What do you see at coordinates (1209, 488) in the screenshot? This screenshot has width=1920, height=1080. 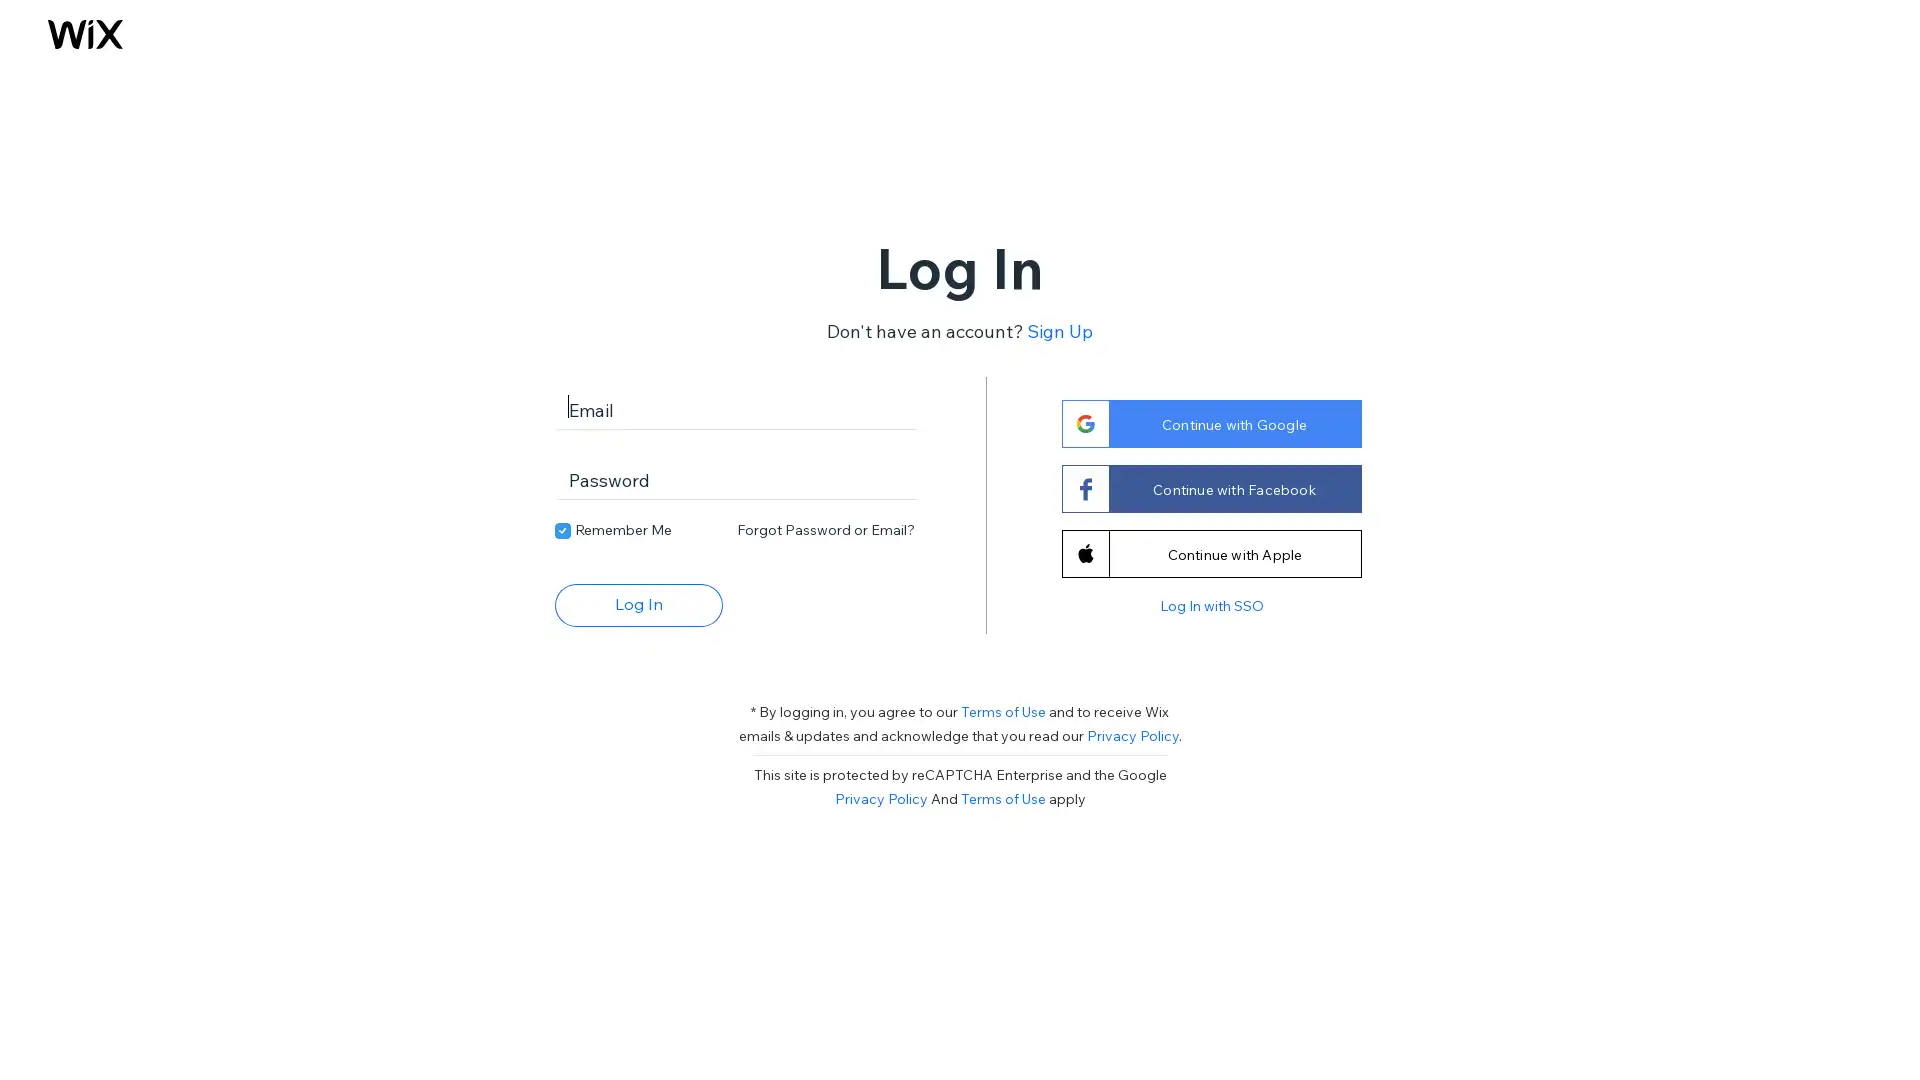 I see `Continue with Facebook` at bounding box center [1209, 488].